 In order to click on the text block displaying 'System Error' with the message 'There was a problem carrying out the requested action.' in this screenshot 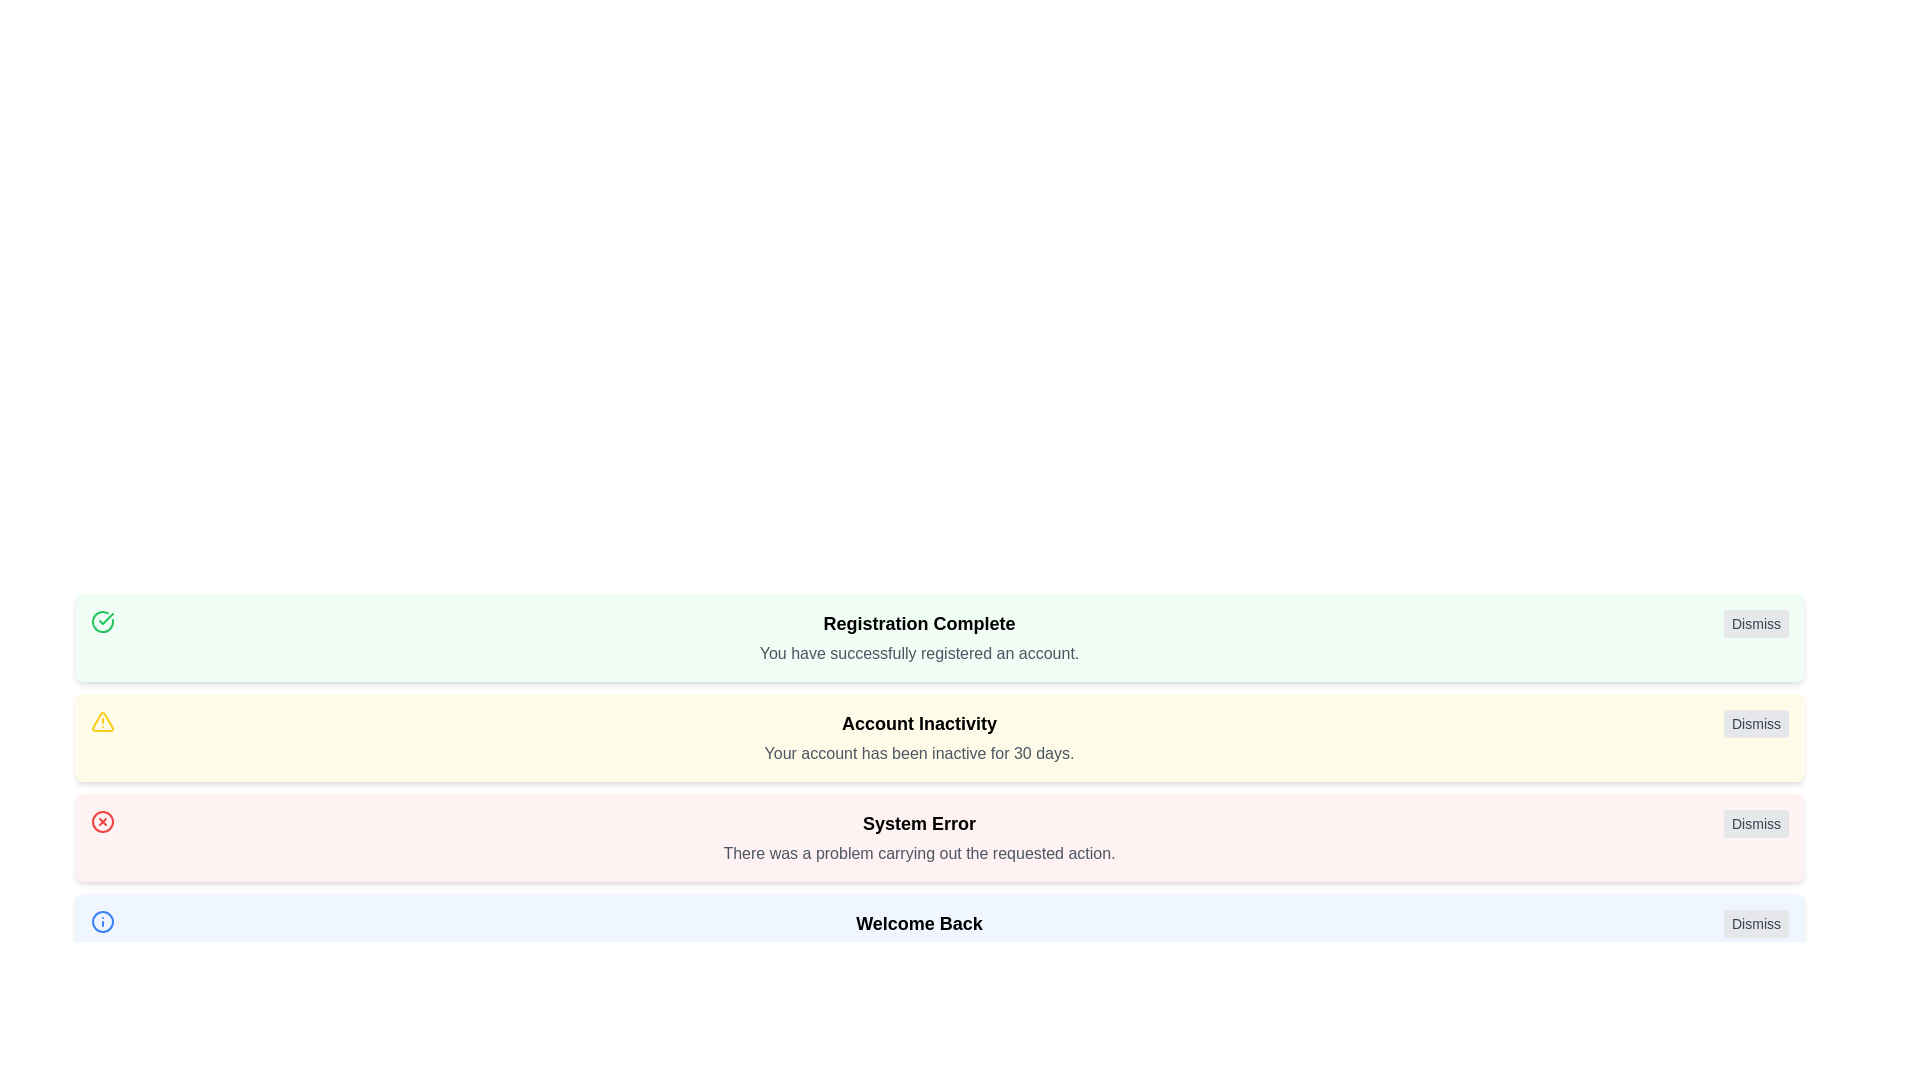, I will do `click(918, 837)`.